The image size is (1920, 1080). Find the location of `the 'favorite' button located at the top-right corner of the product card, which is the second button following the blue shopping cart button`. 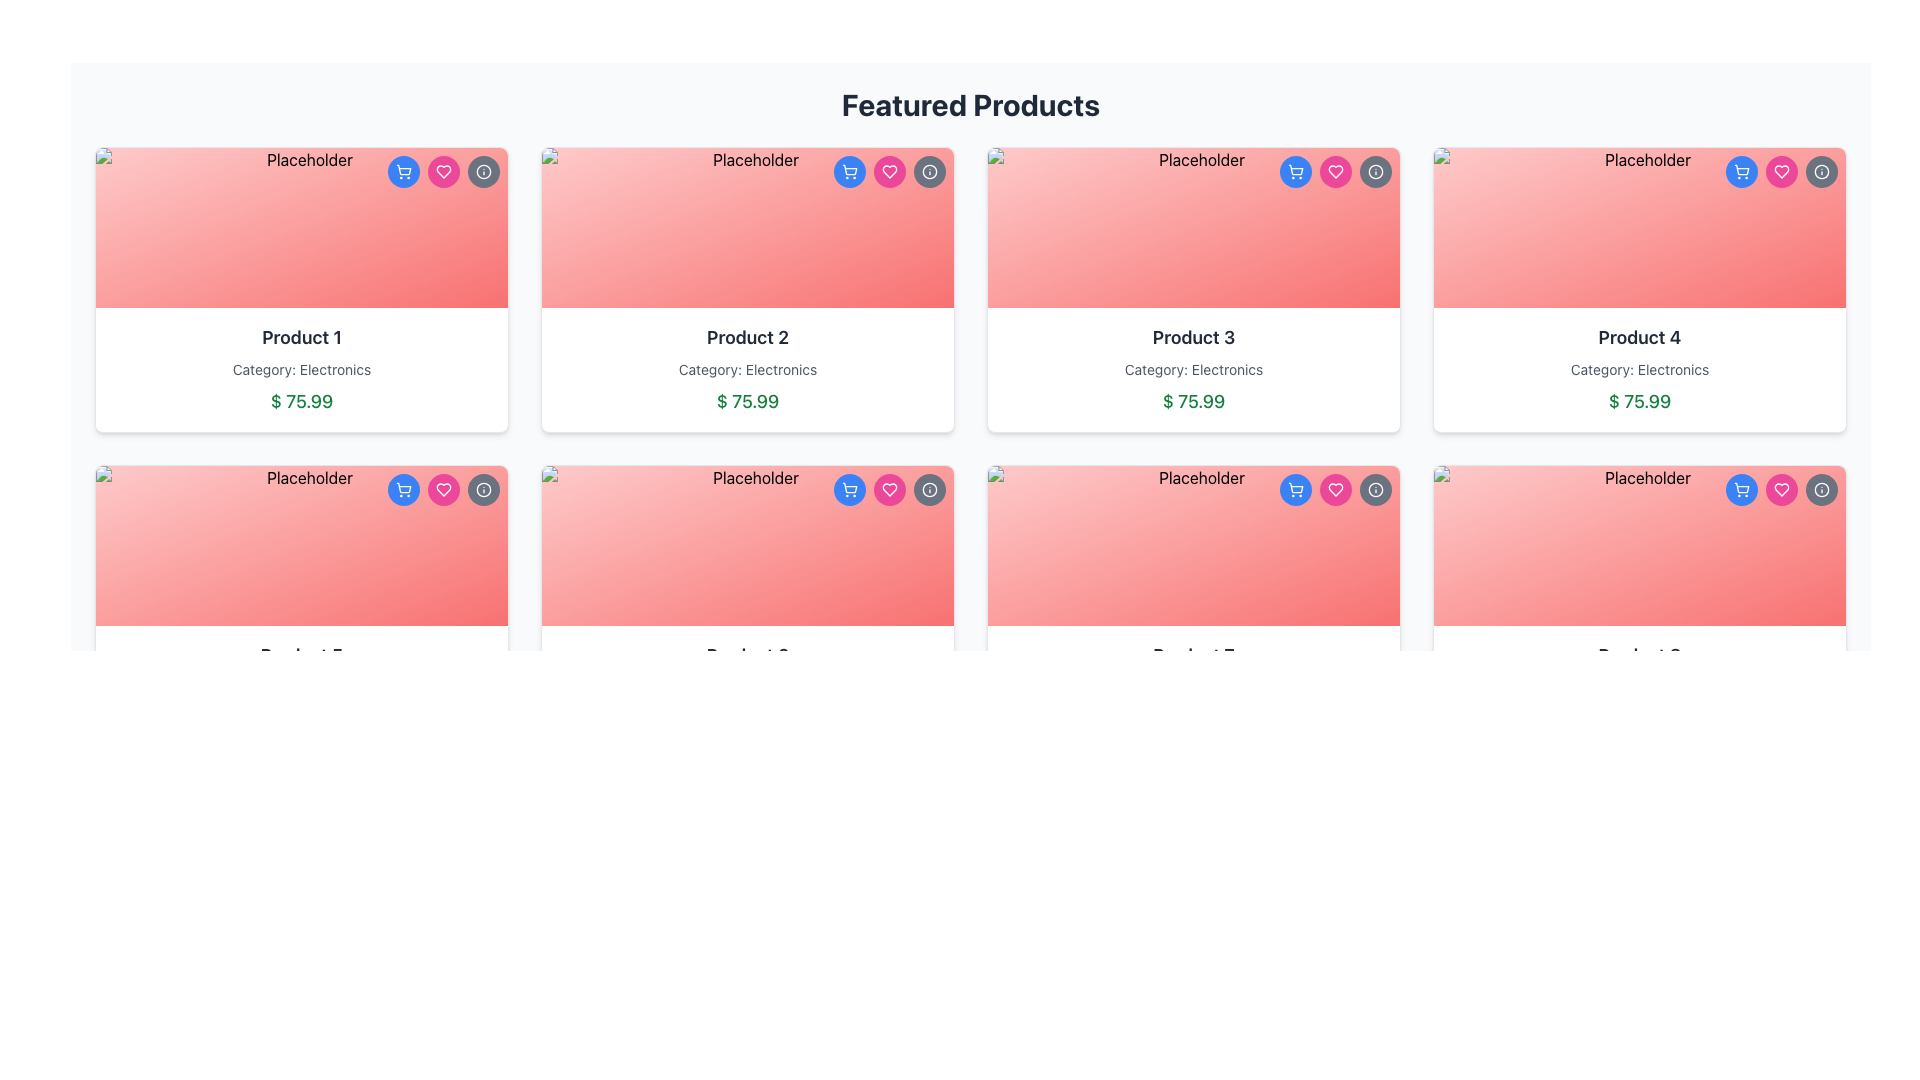

the 'favorite' button located at the top-right corner of the product card, which is the second button following the blue shopping cart button is located at coordinates (1335, 489).